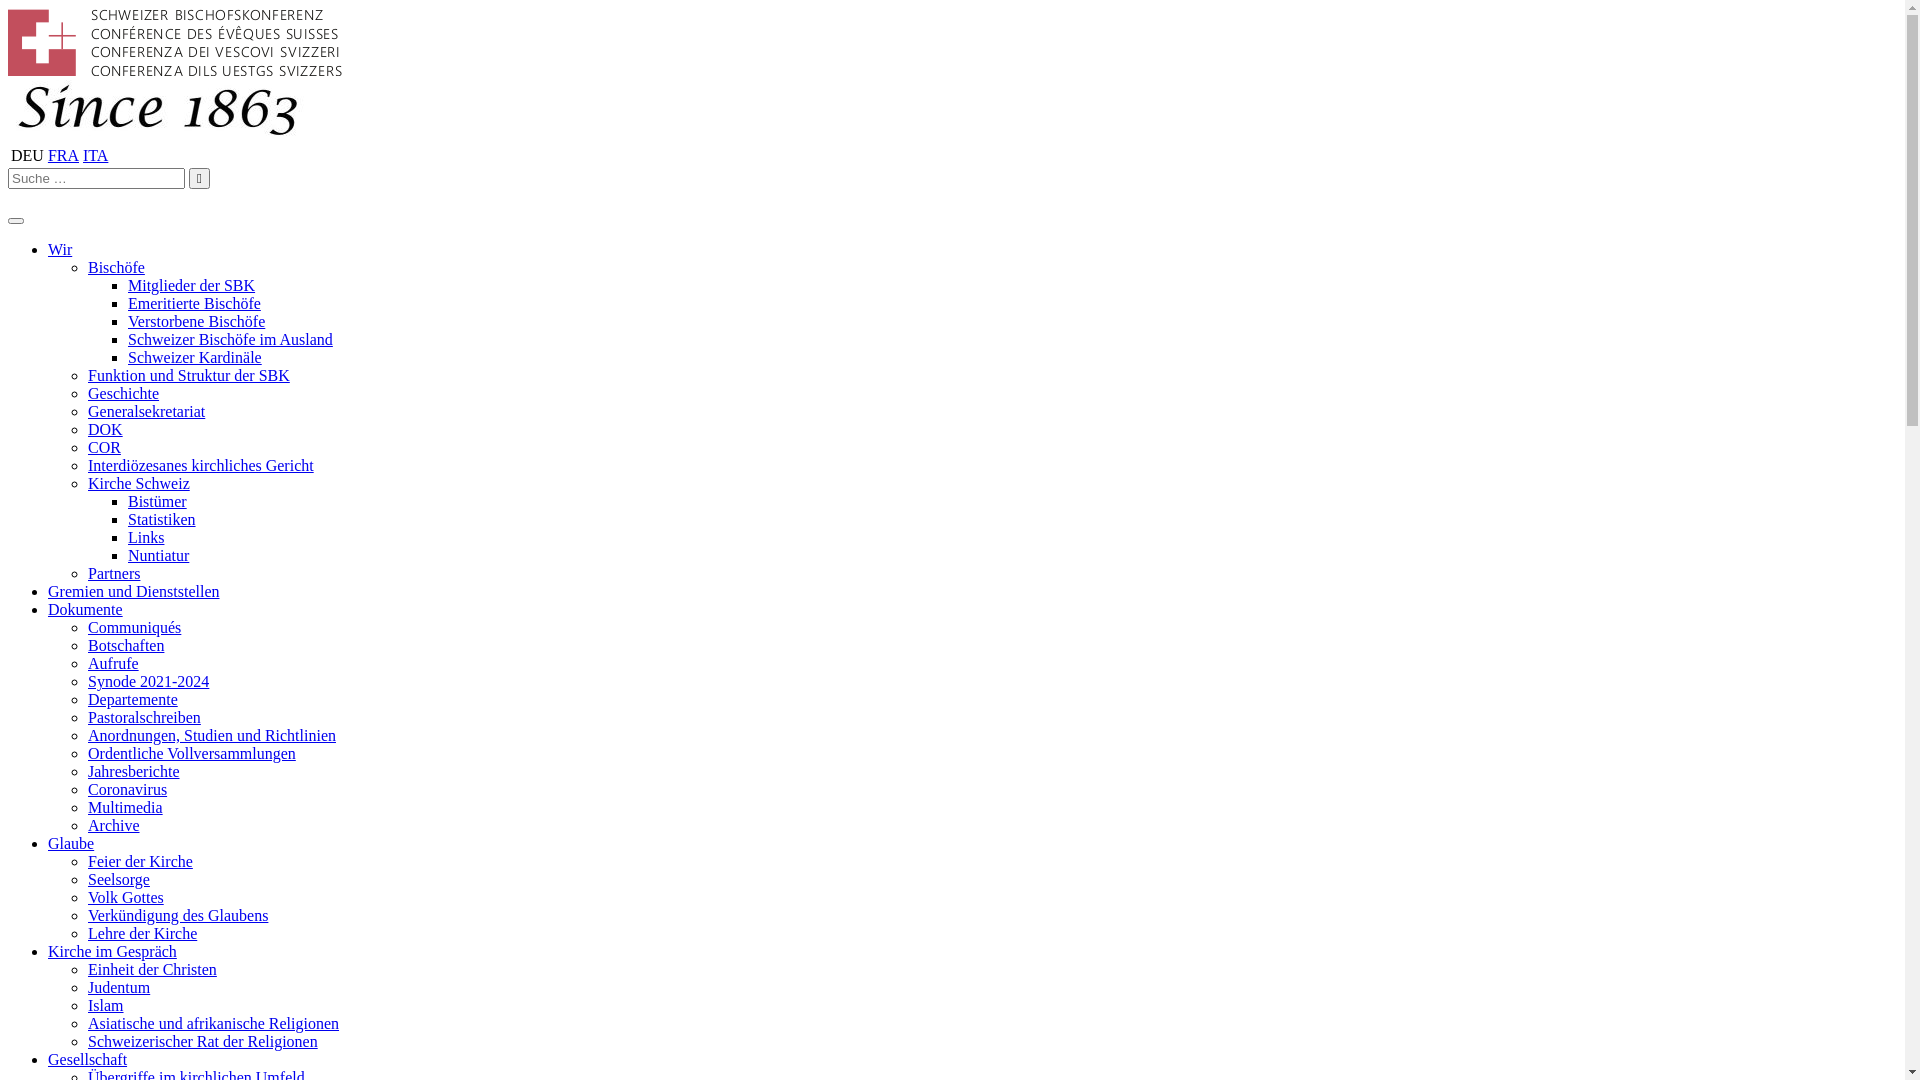  Describe the element at coordinates (63, 154) in the screenshot. I see `'FRA'` at that location.